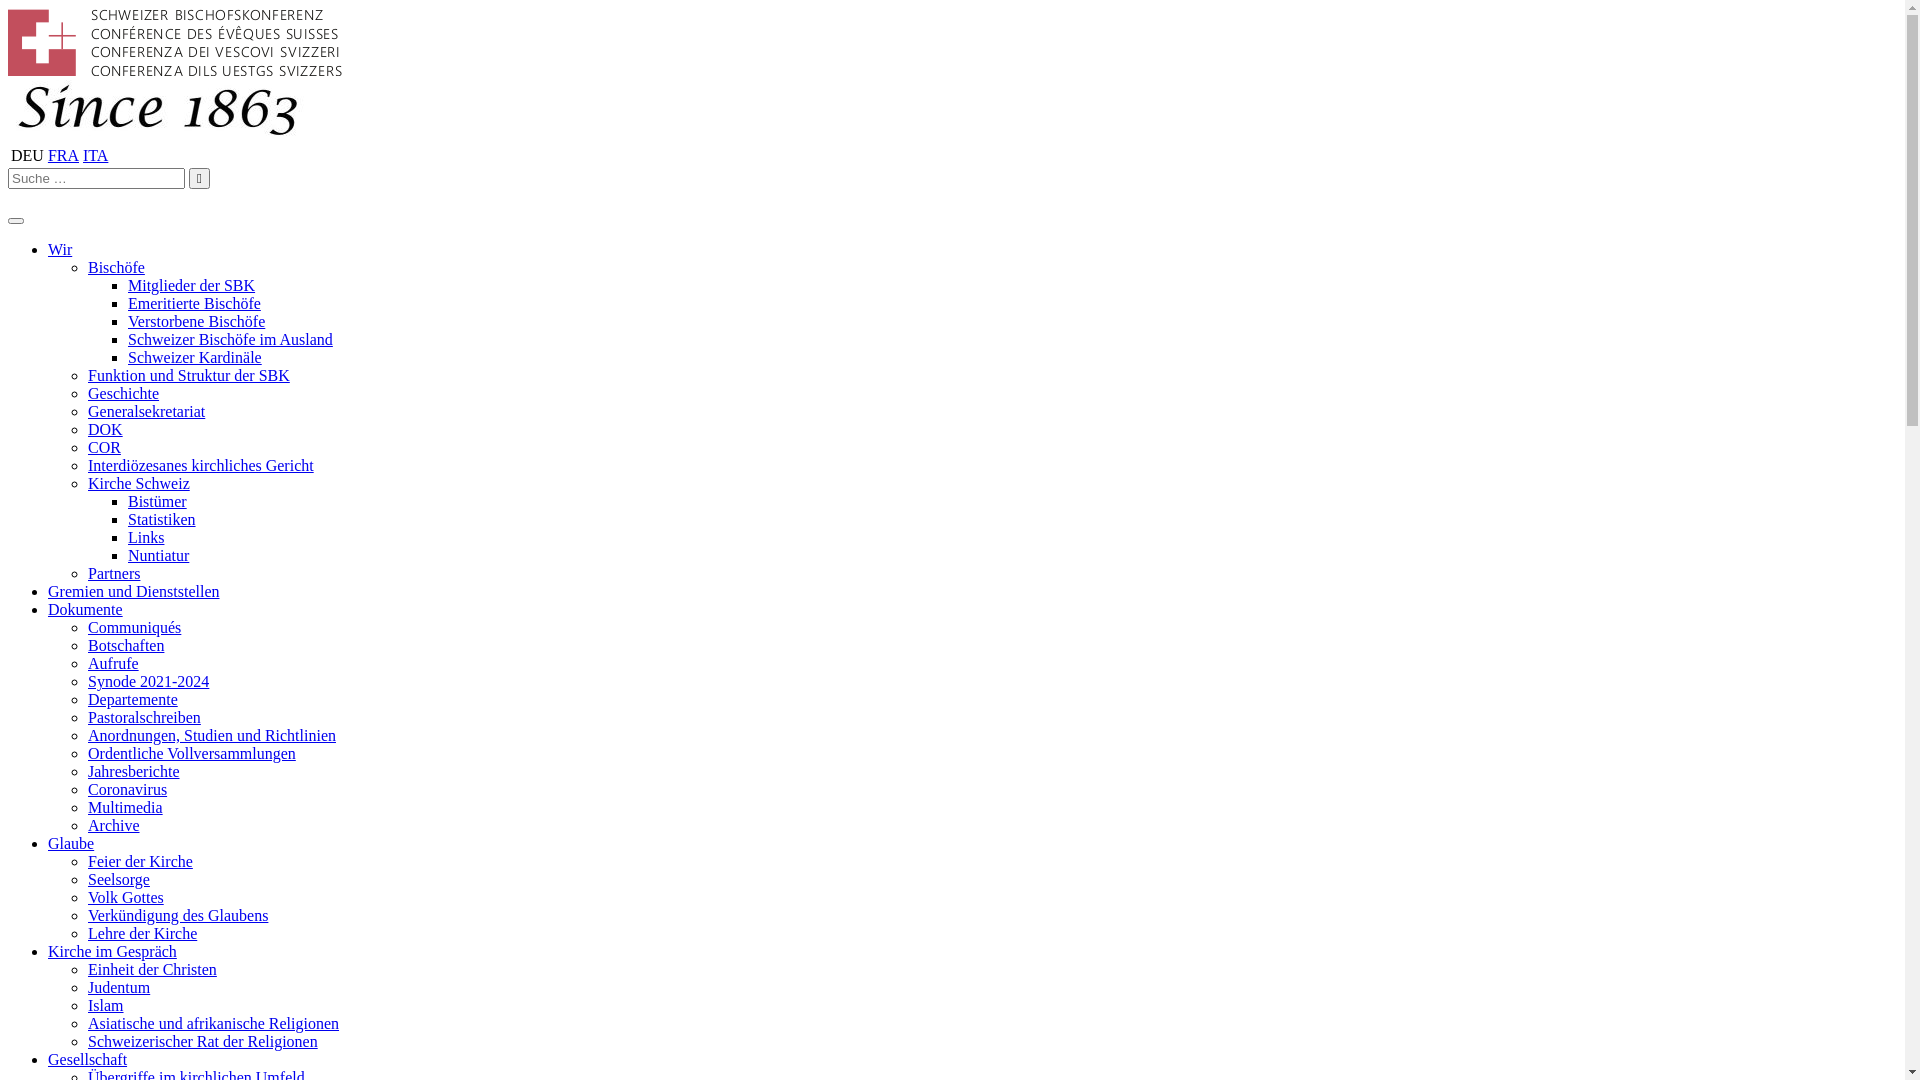  Describe the element at coordinates (63, 154) in the screenshot. I see `'FRA'` at that location.